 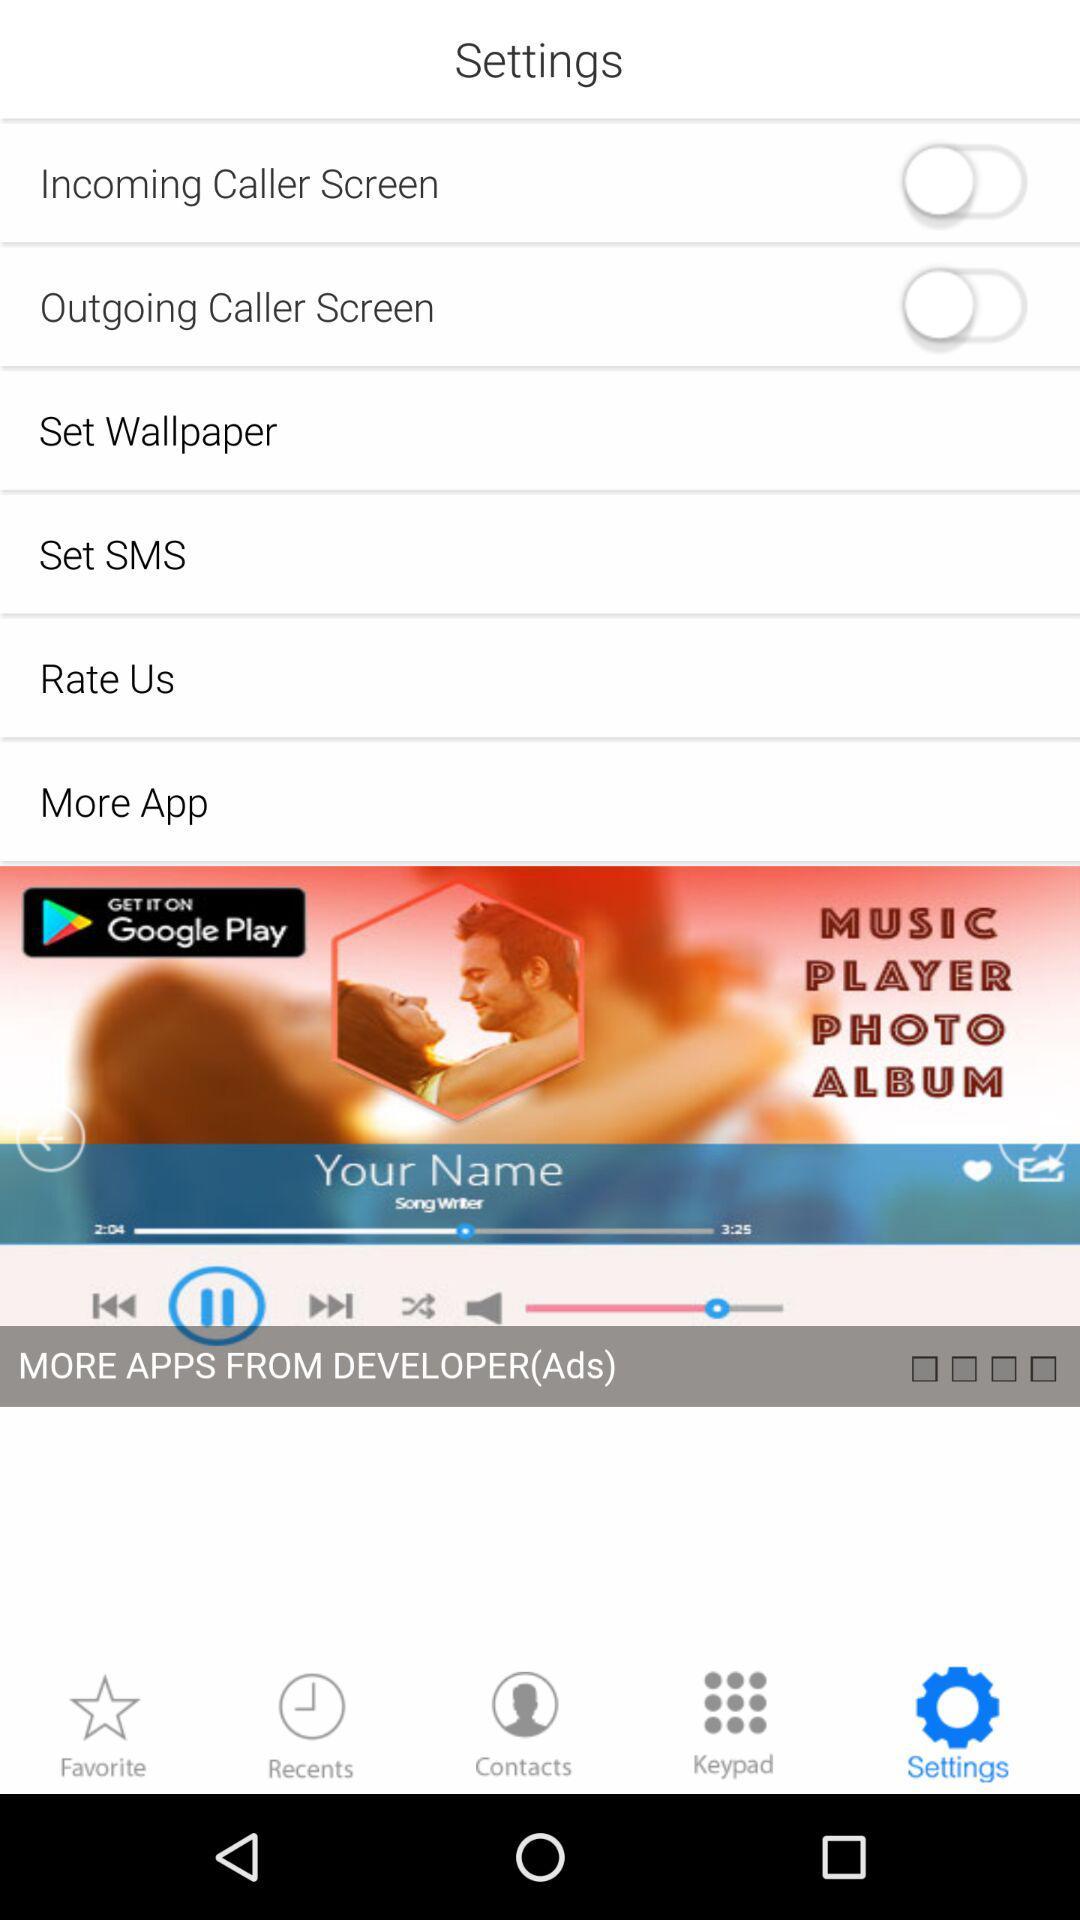 What do you see at coordinates (956, 1723) in the screenshot?
I see `setting the option` at bounding box center [956, 1723].